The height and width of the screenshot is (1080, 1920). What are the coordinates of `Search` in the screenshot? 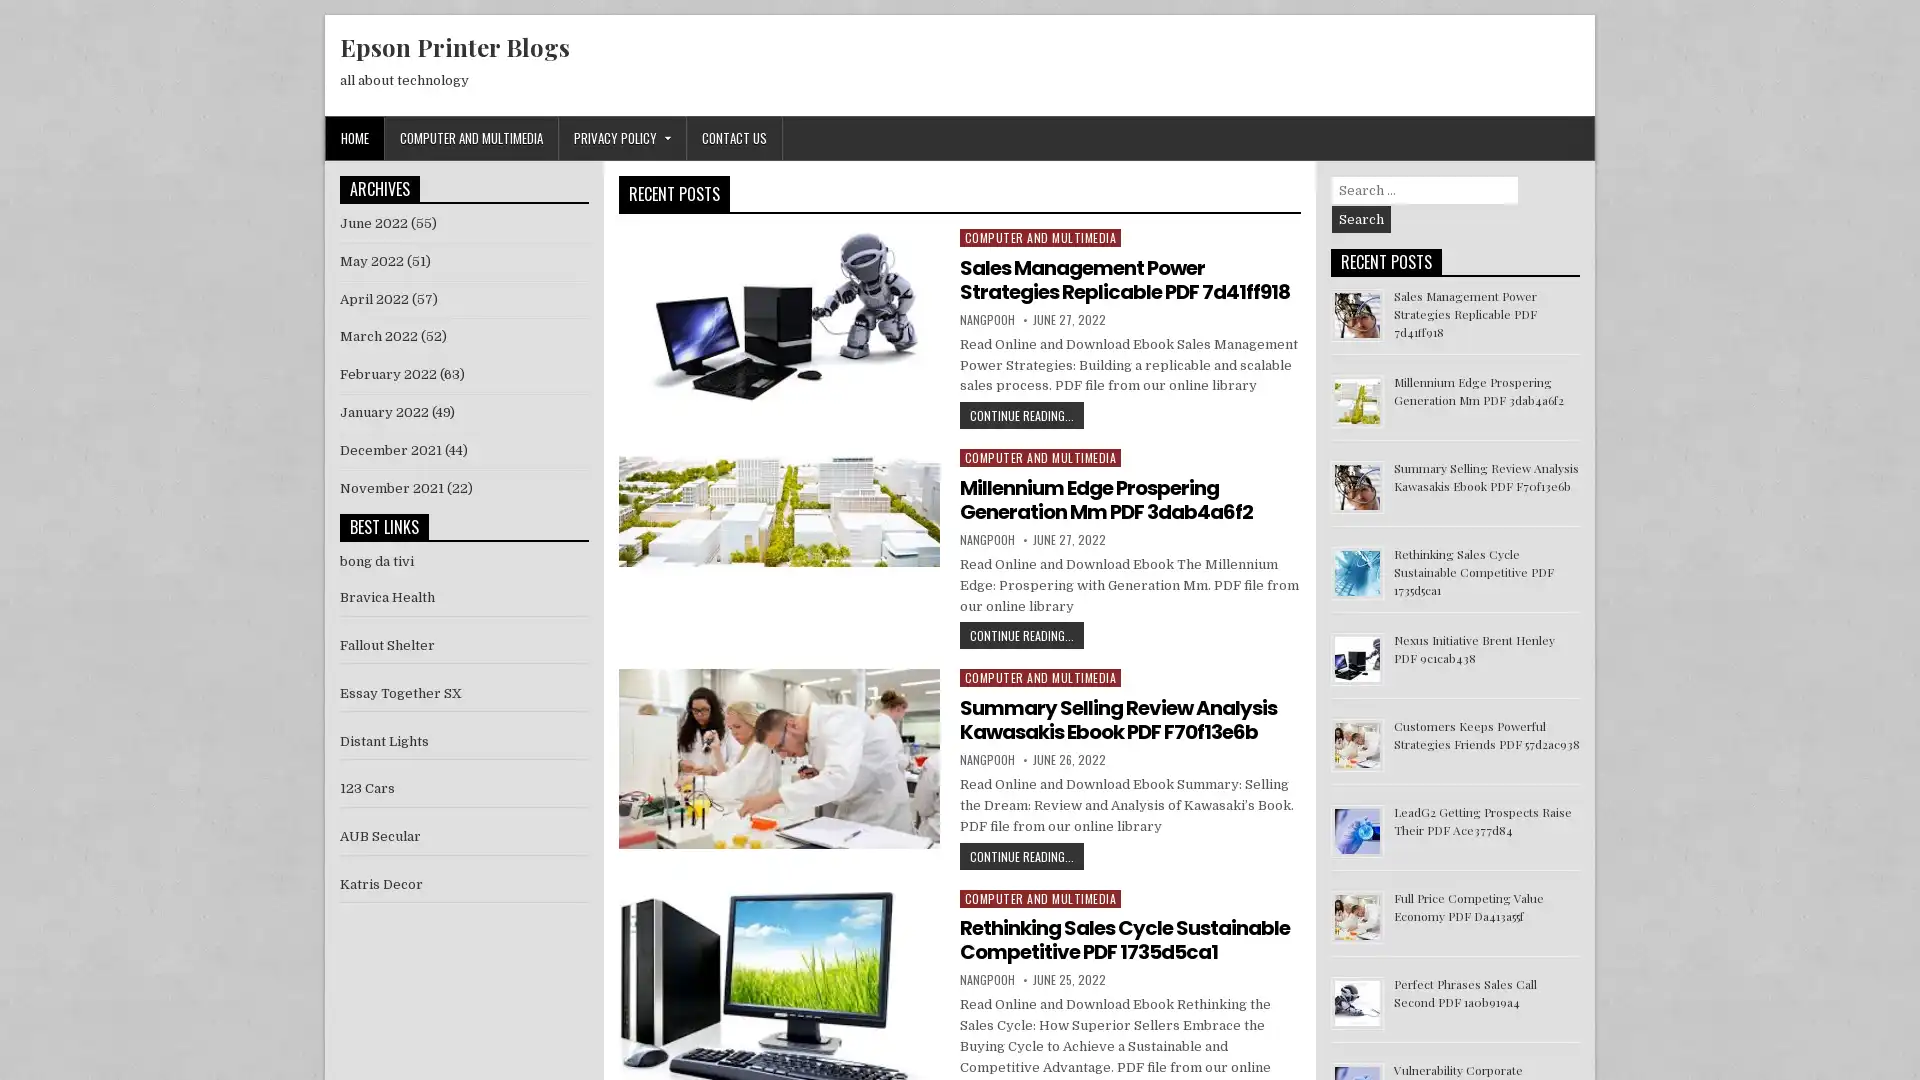 It's located at (1360, 219).